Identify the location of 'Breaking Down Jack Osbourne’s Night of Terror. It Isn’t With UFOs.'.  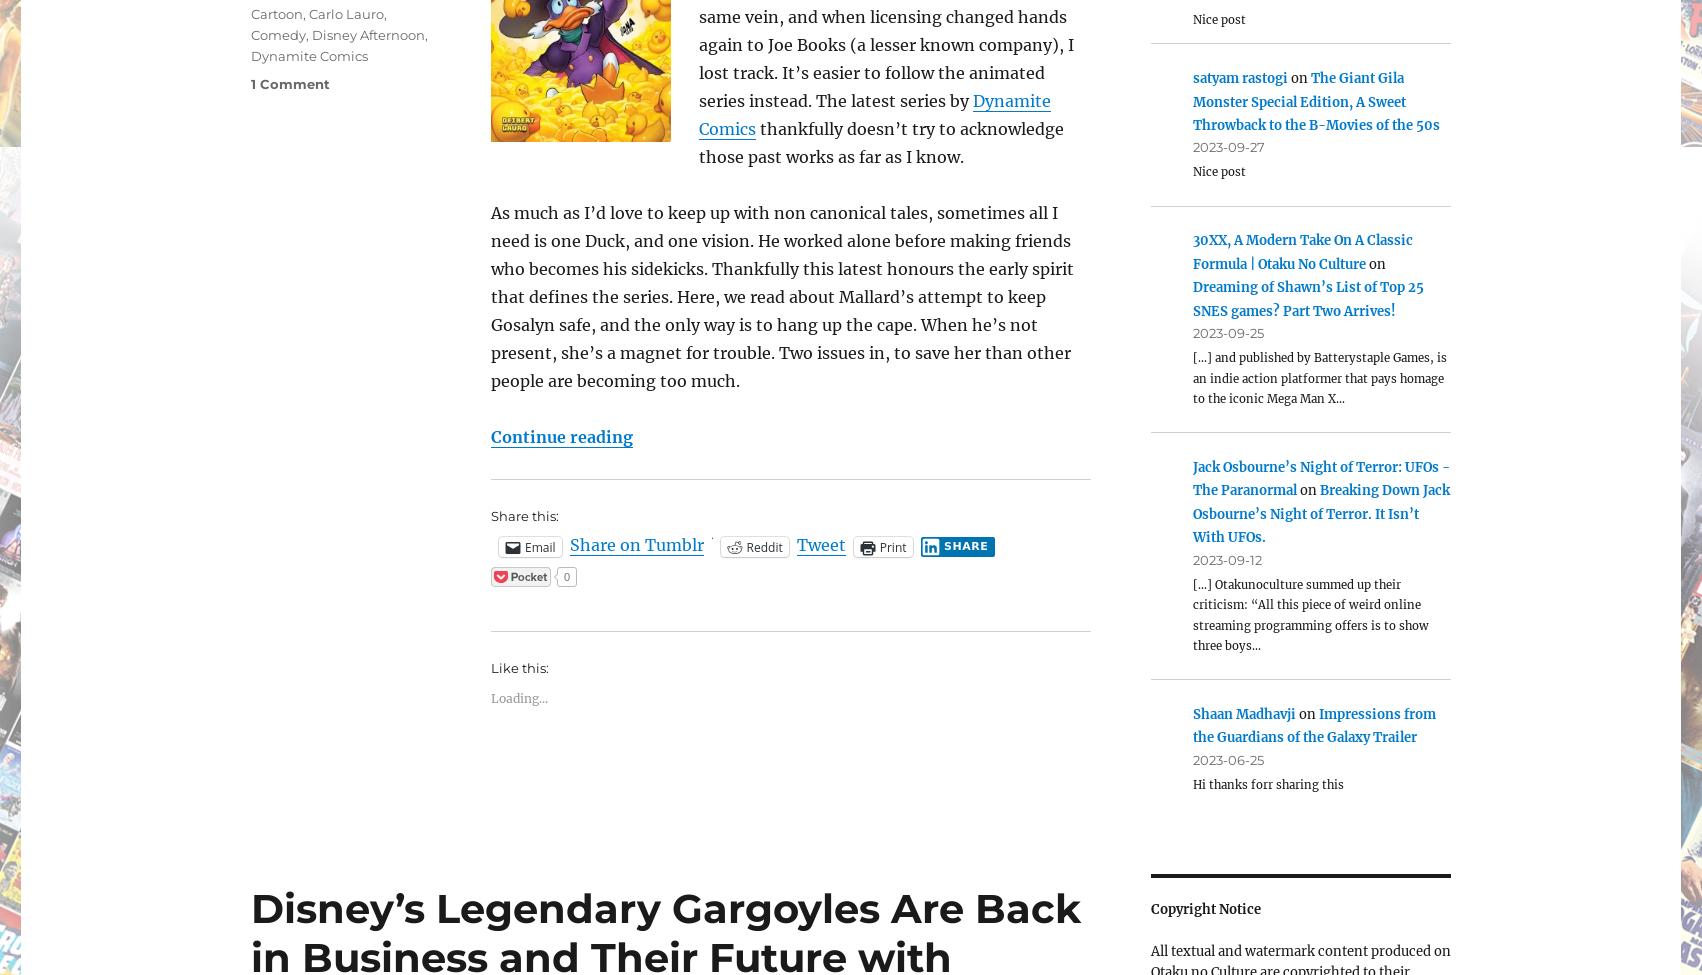
(1192, 513).